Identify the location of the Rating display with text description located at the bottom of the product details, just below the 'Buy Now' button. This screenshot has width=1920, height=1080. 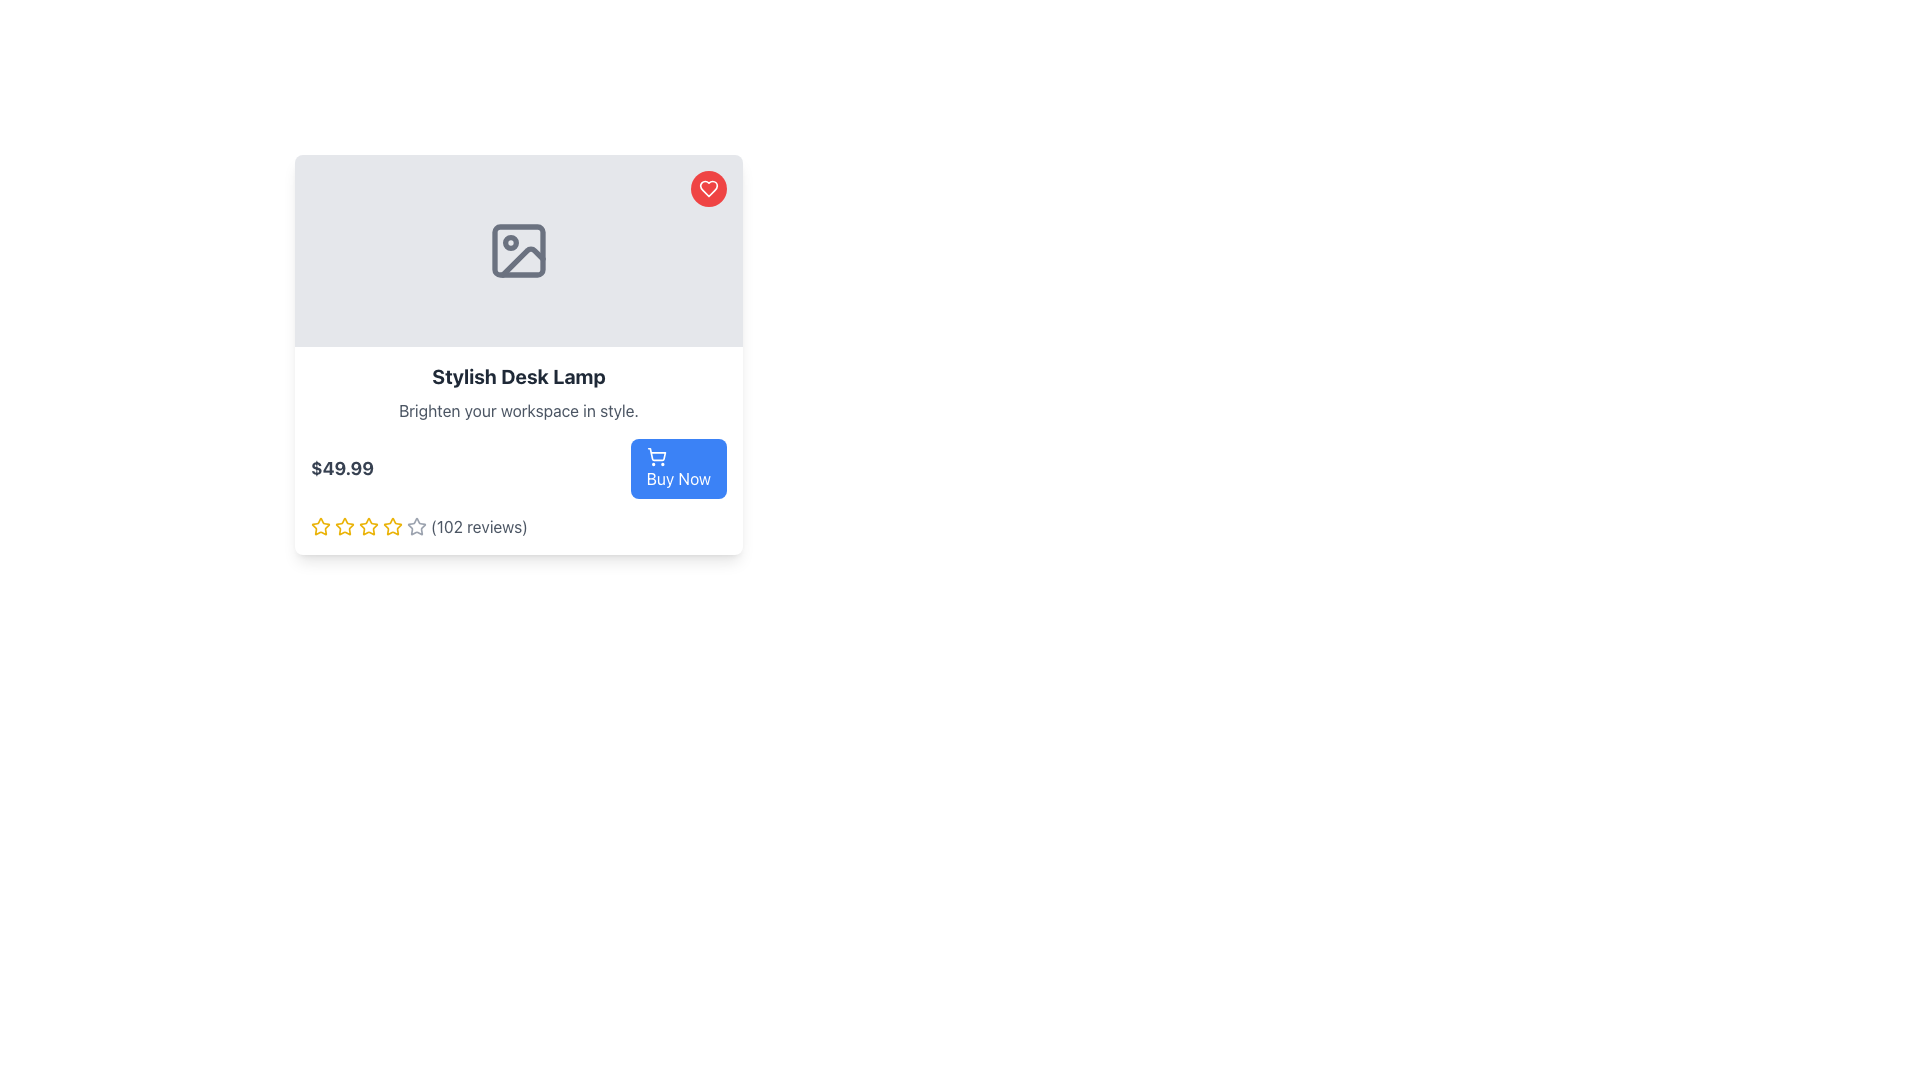
(518, 526).